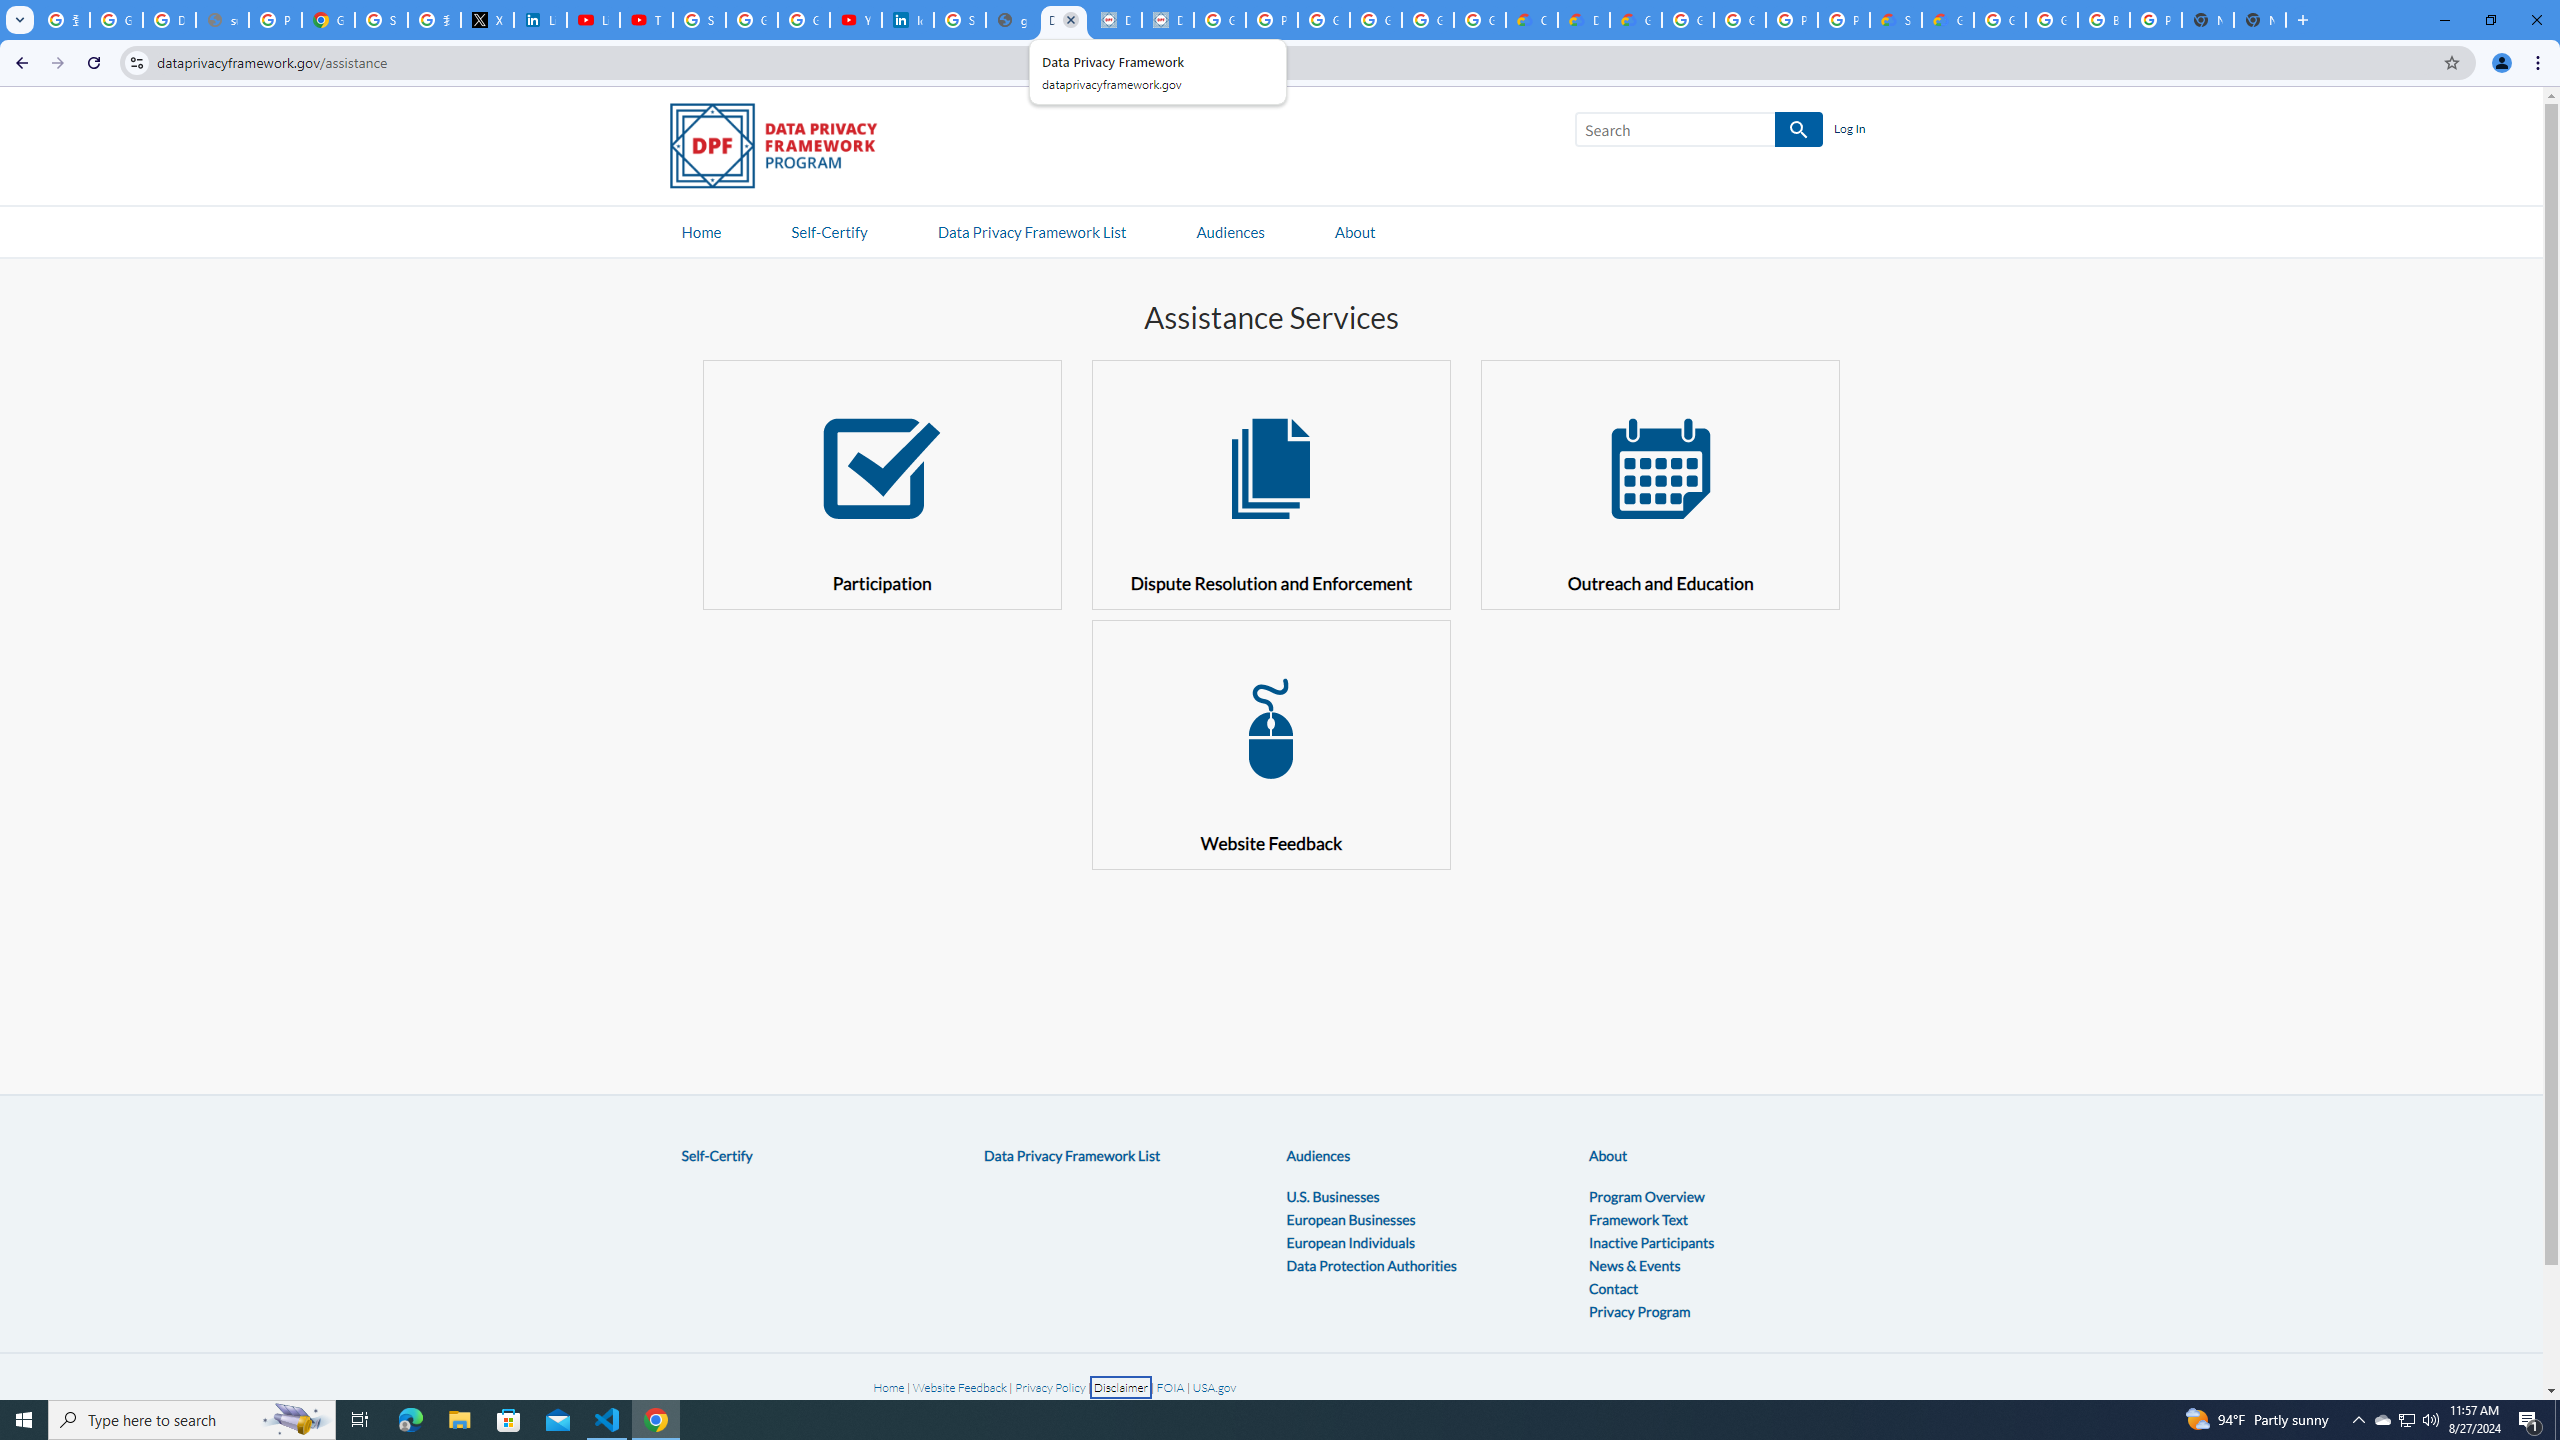 This screenshot has width=2560, height=1440. What do you see at coordinates (782, 149) in the screenshot?
I see `'Data Privacy Framework Logo - Link to Homepage'` at bounding box center [782, 149].